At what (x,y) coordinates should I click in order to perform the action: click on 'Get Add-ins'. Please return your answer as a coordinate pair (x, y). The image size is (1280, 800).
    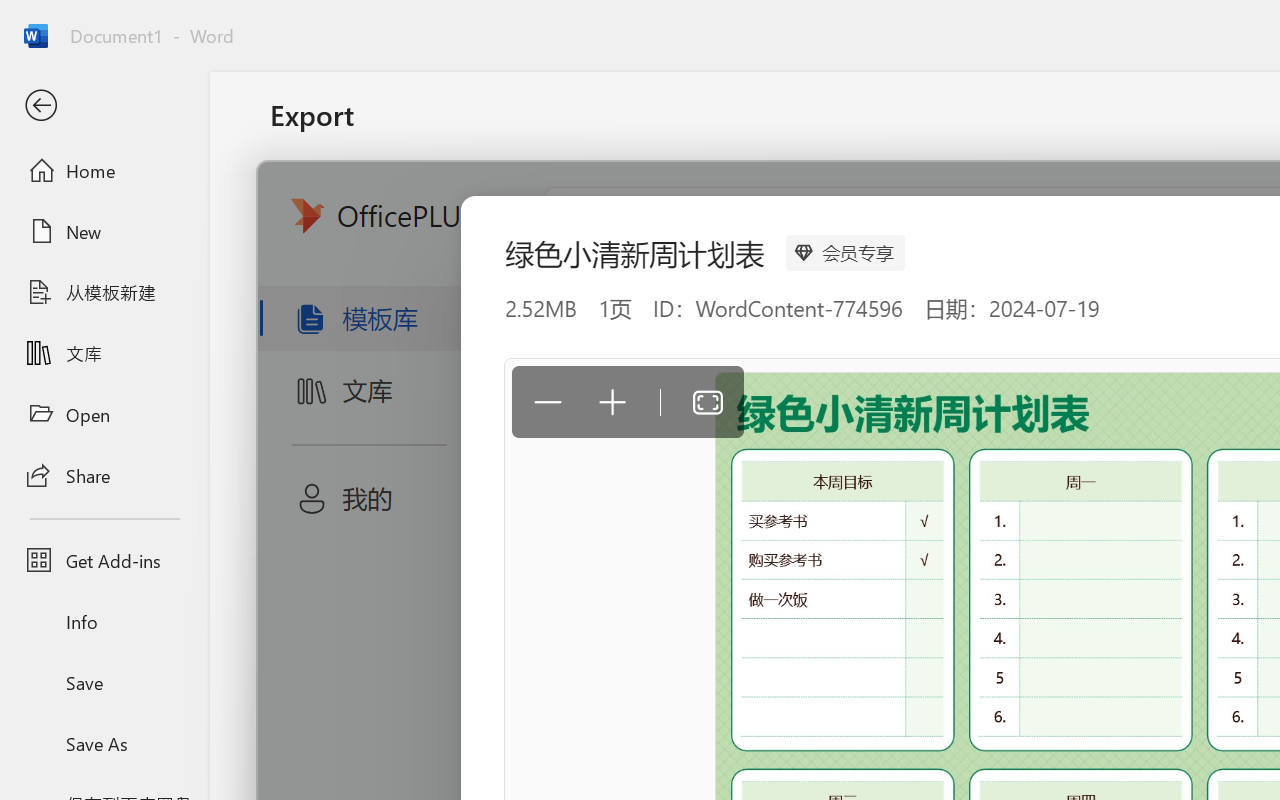
    Looking at the image, I should click on (103, 560).